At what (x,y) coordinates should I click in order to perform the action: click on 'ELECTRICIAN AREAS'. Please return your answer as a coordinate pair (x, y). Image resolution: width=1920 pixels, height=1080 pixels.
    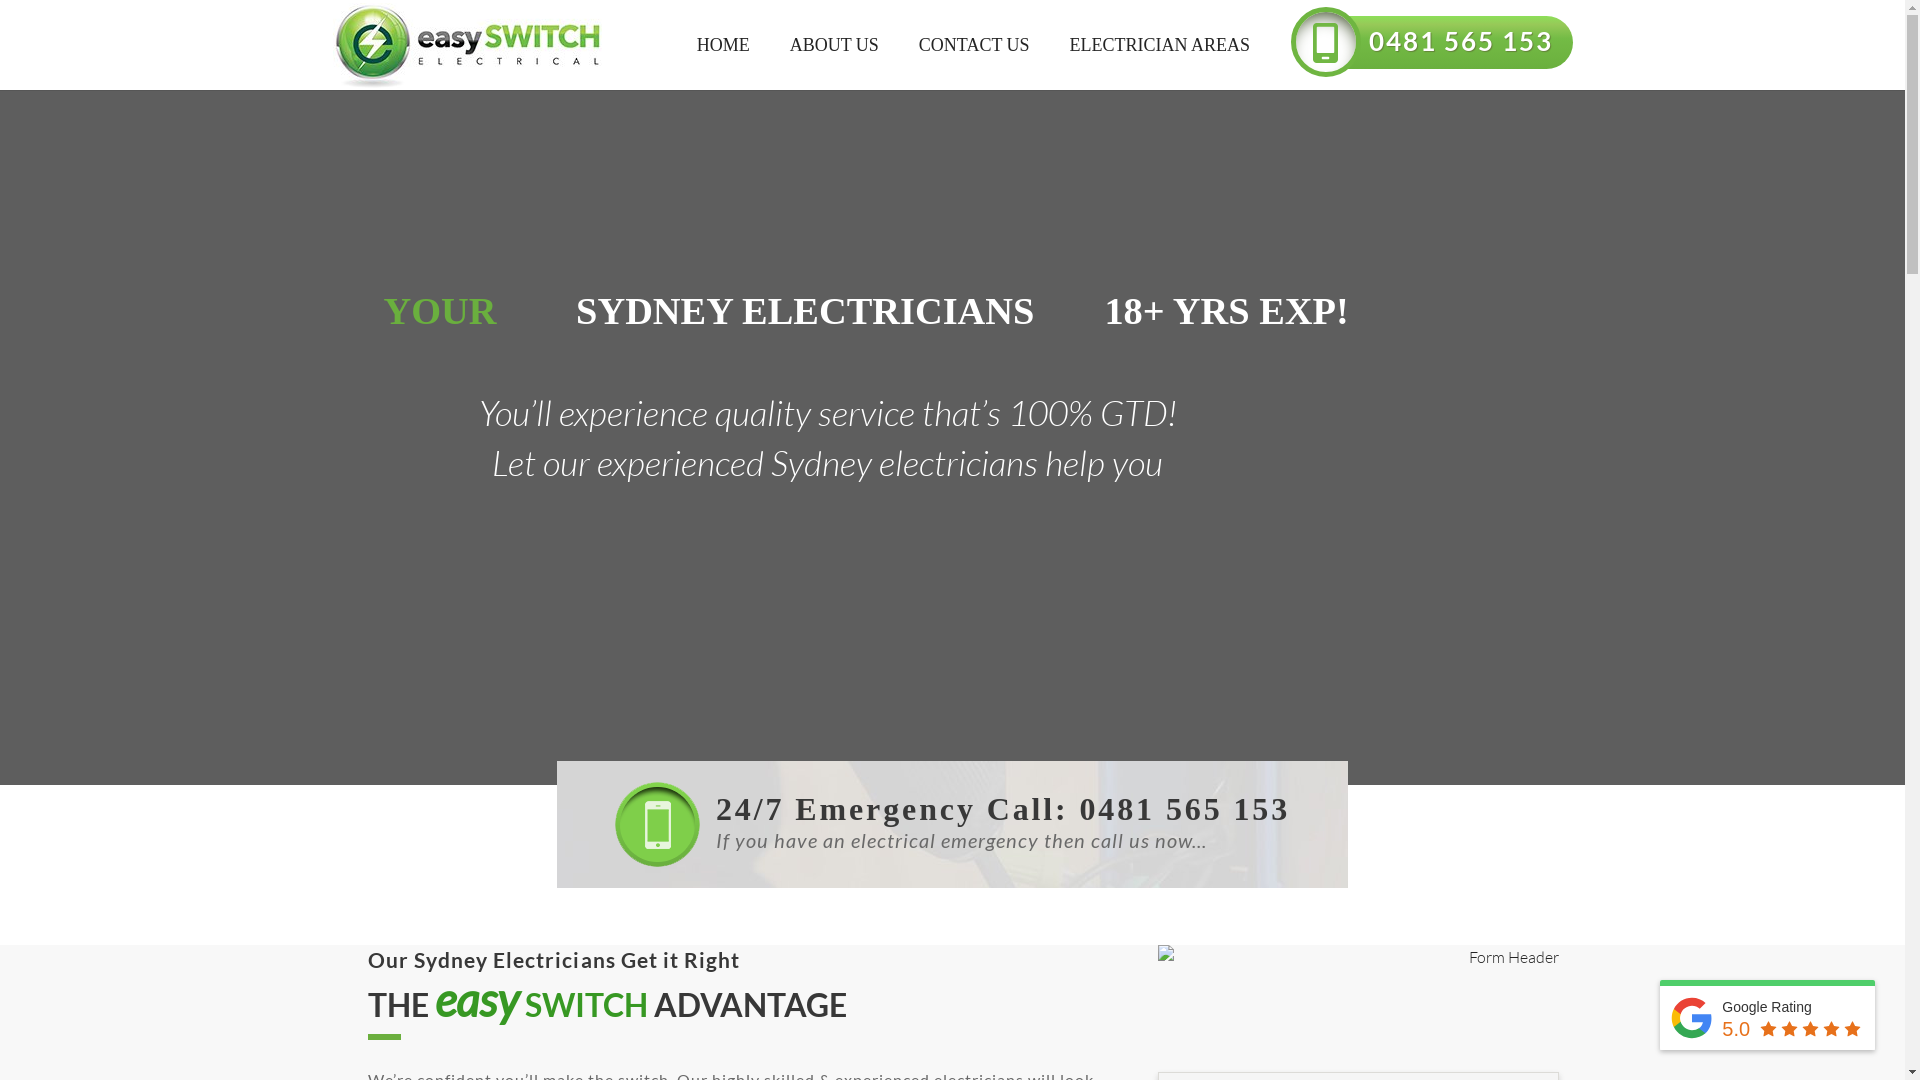
    Looking at the image, I should click on (1160, 45).